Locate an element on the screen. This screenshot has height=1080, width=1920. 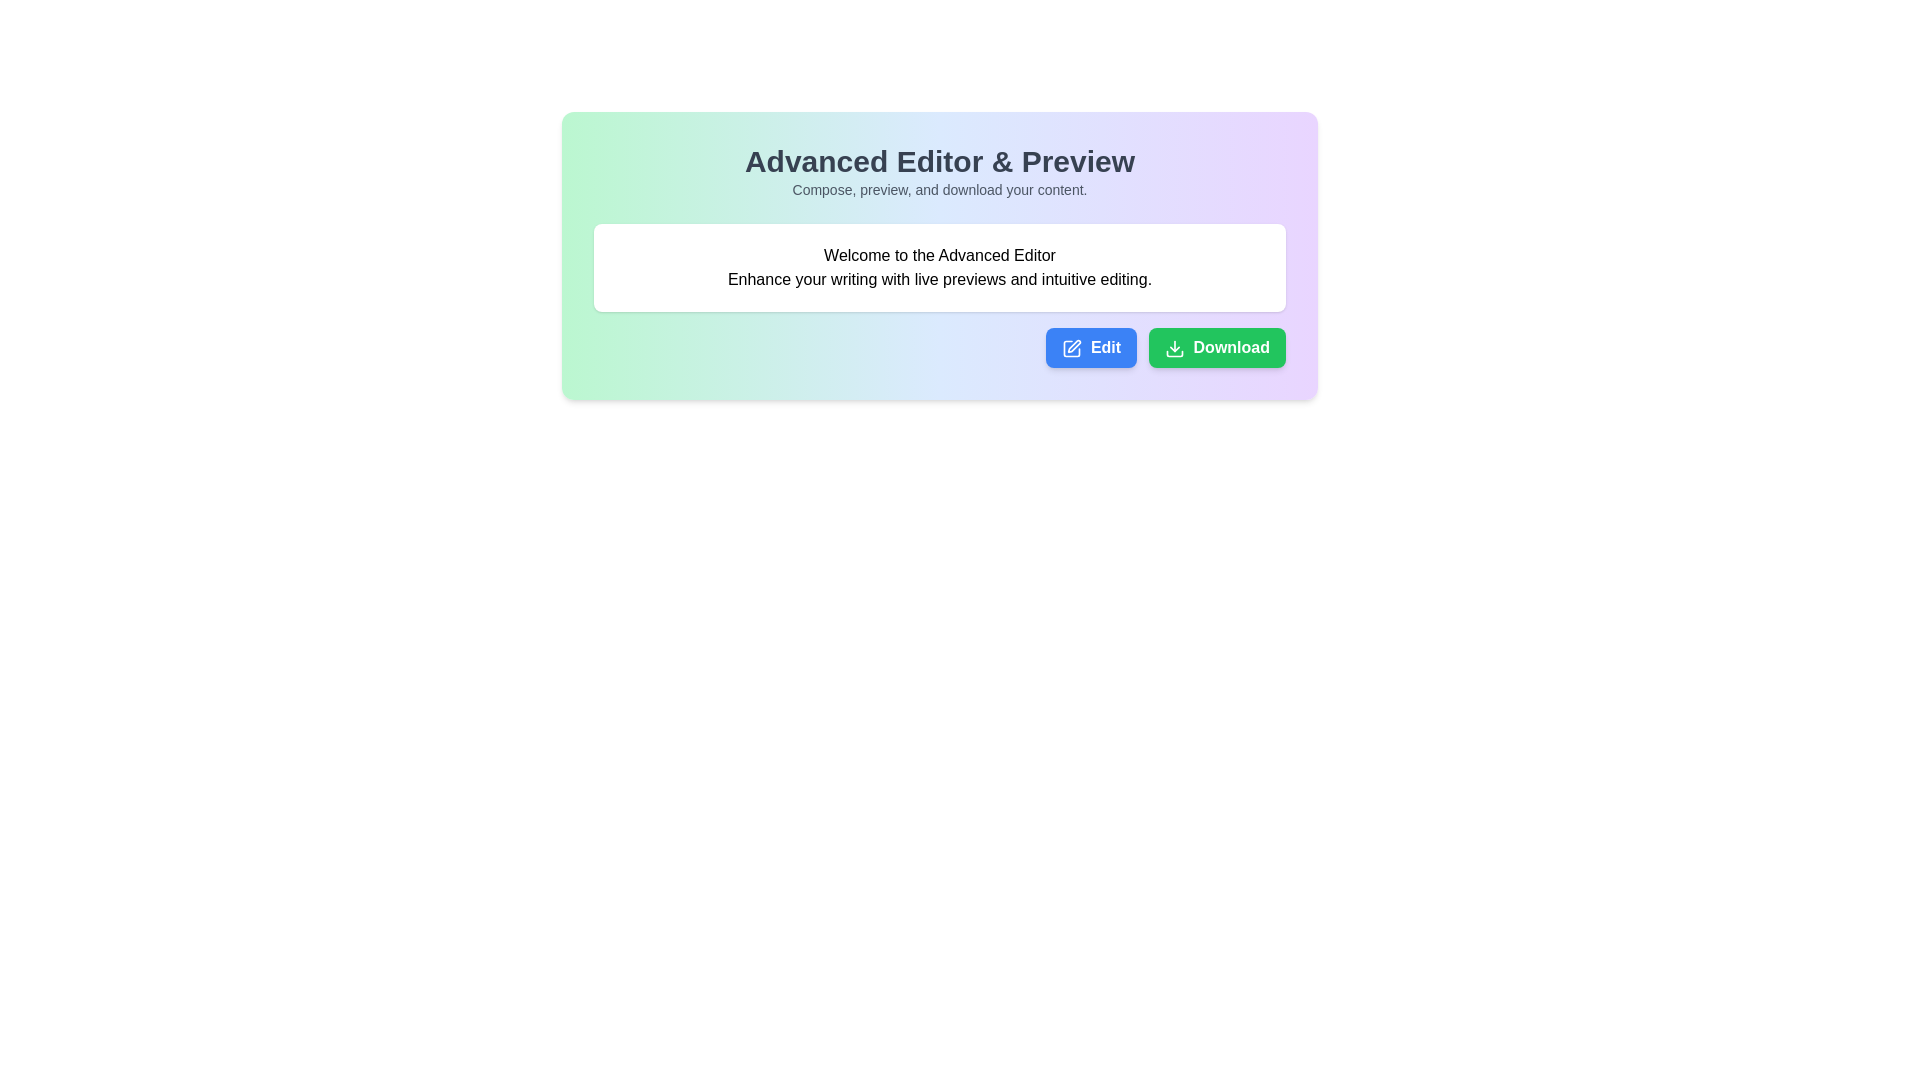
the text block displaying 'Advanced Editor & Preview' with the subtitle 'Compose, preview, and download your content.' is located at coordinates (939, 171).